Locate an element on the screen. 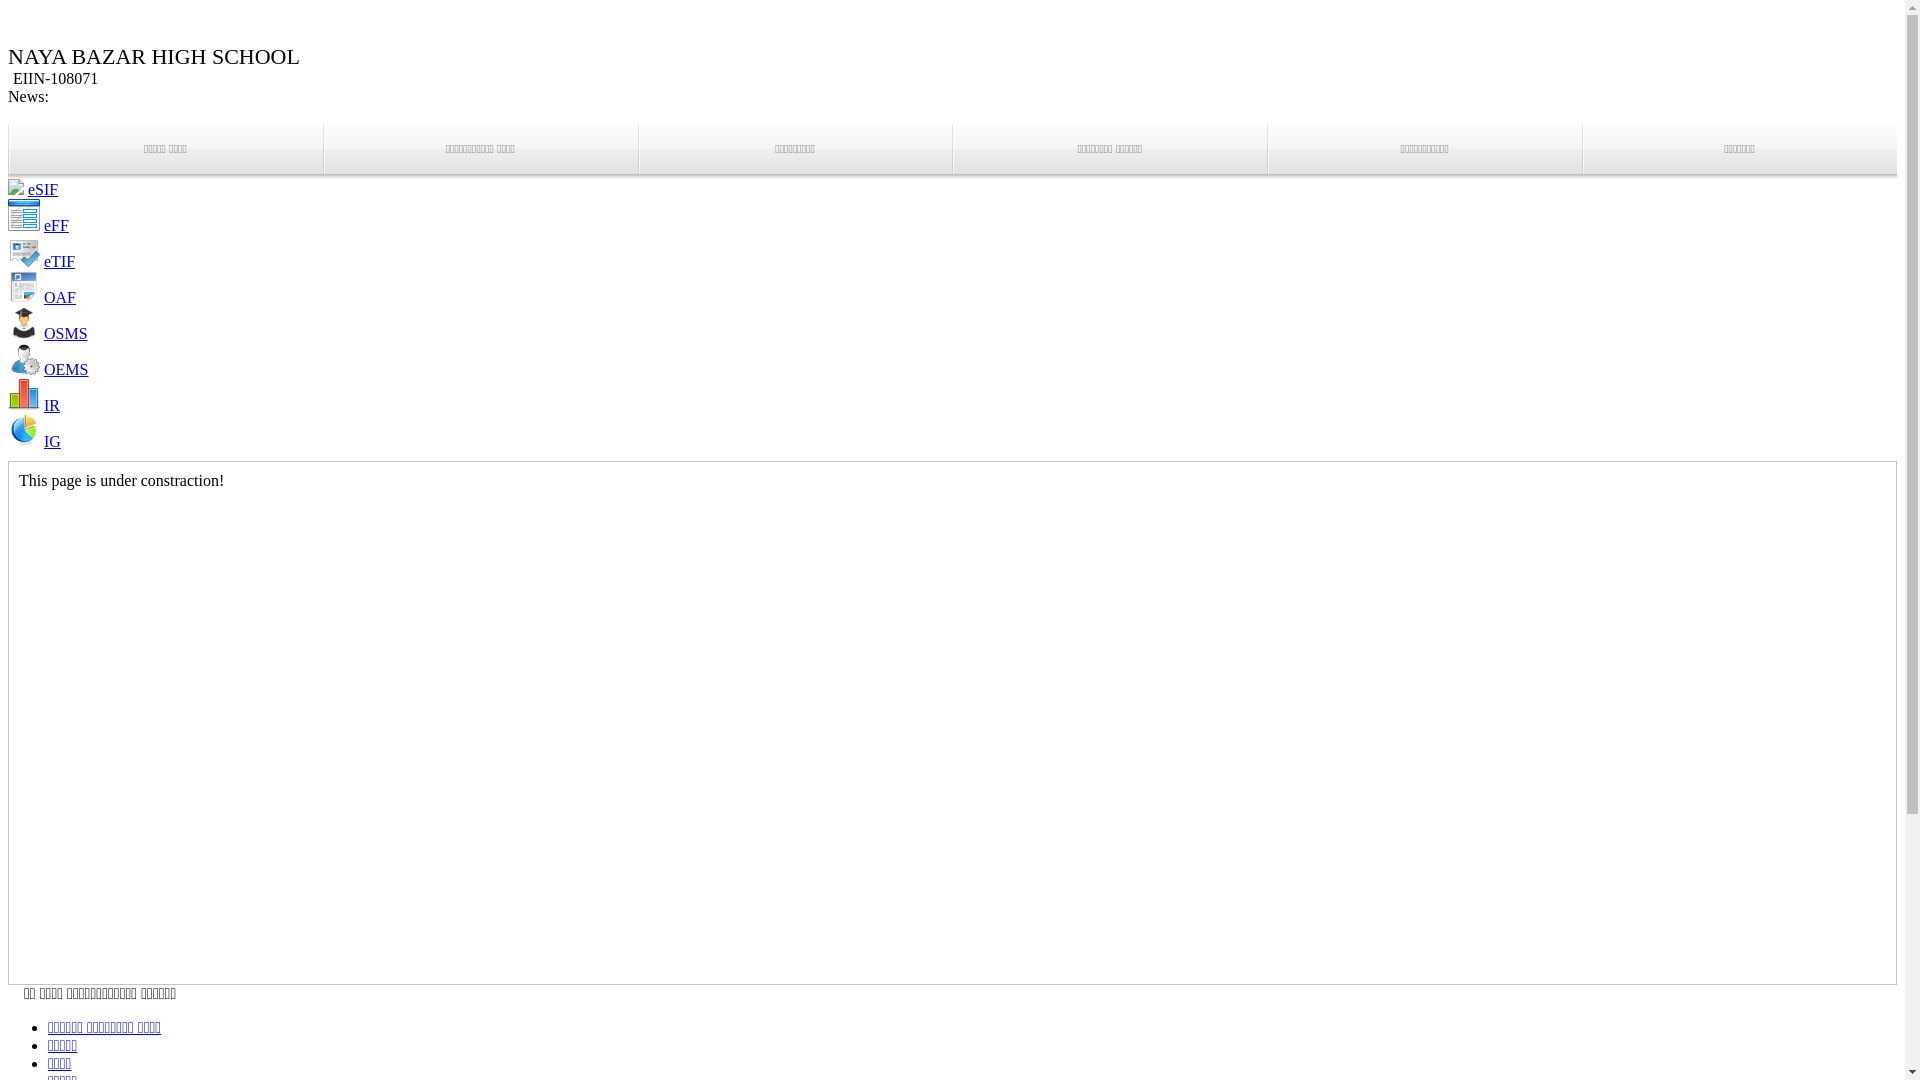 This screenshot has height=1080, width=1920. 'eFF' is located at coordinates (56, 225).